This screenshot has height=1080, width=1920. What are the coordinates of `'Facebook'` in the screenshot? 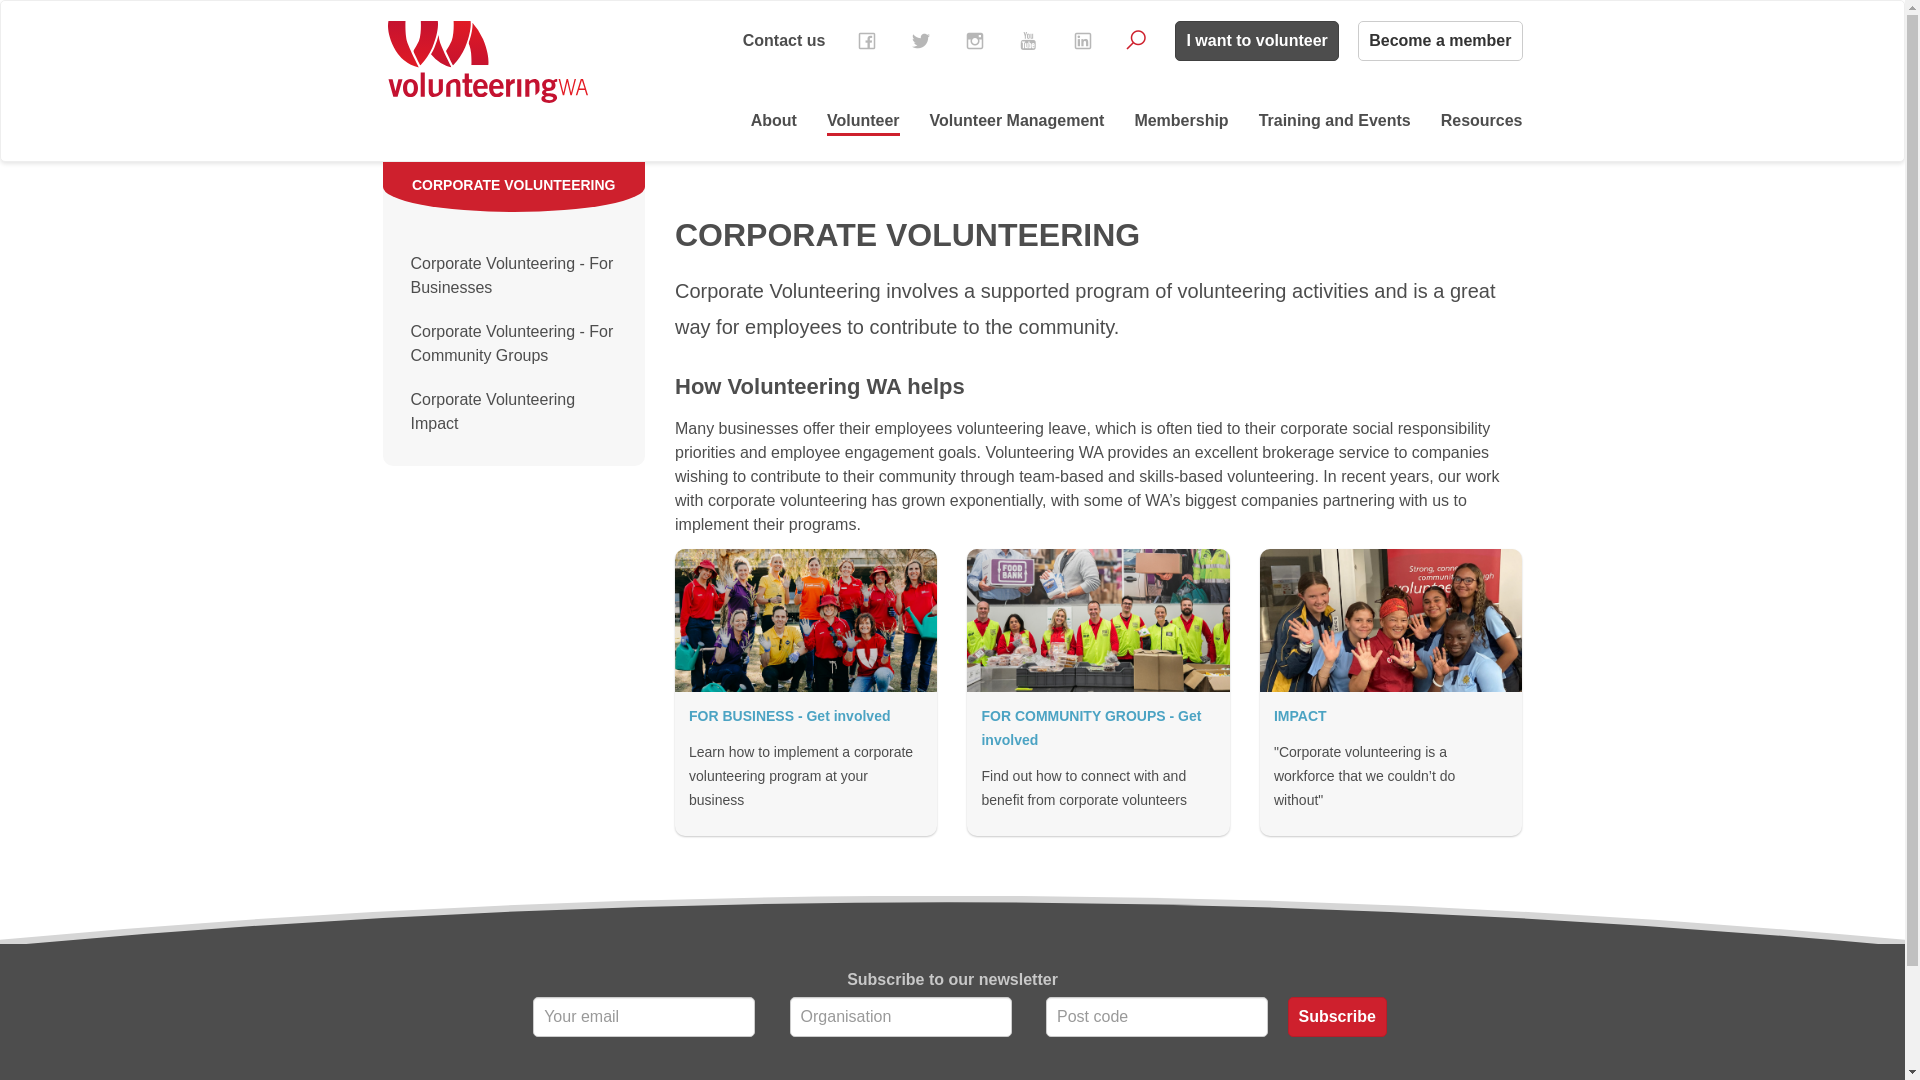 It's located at (867, 41).